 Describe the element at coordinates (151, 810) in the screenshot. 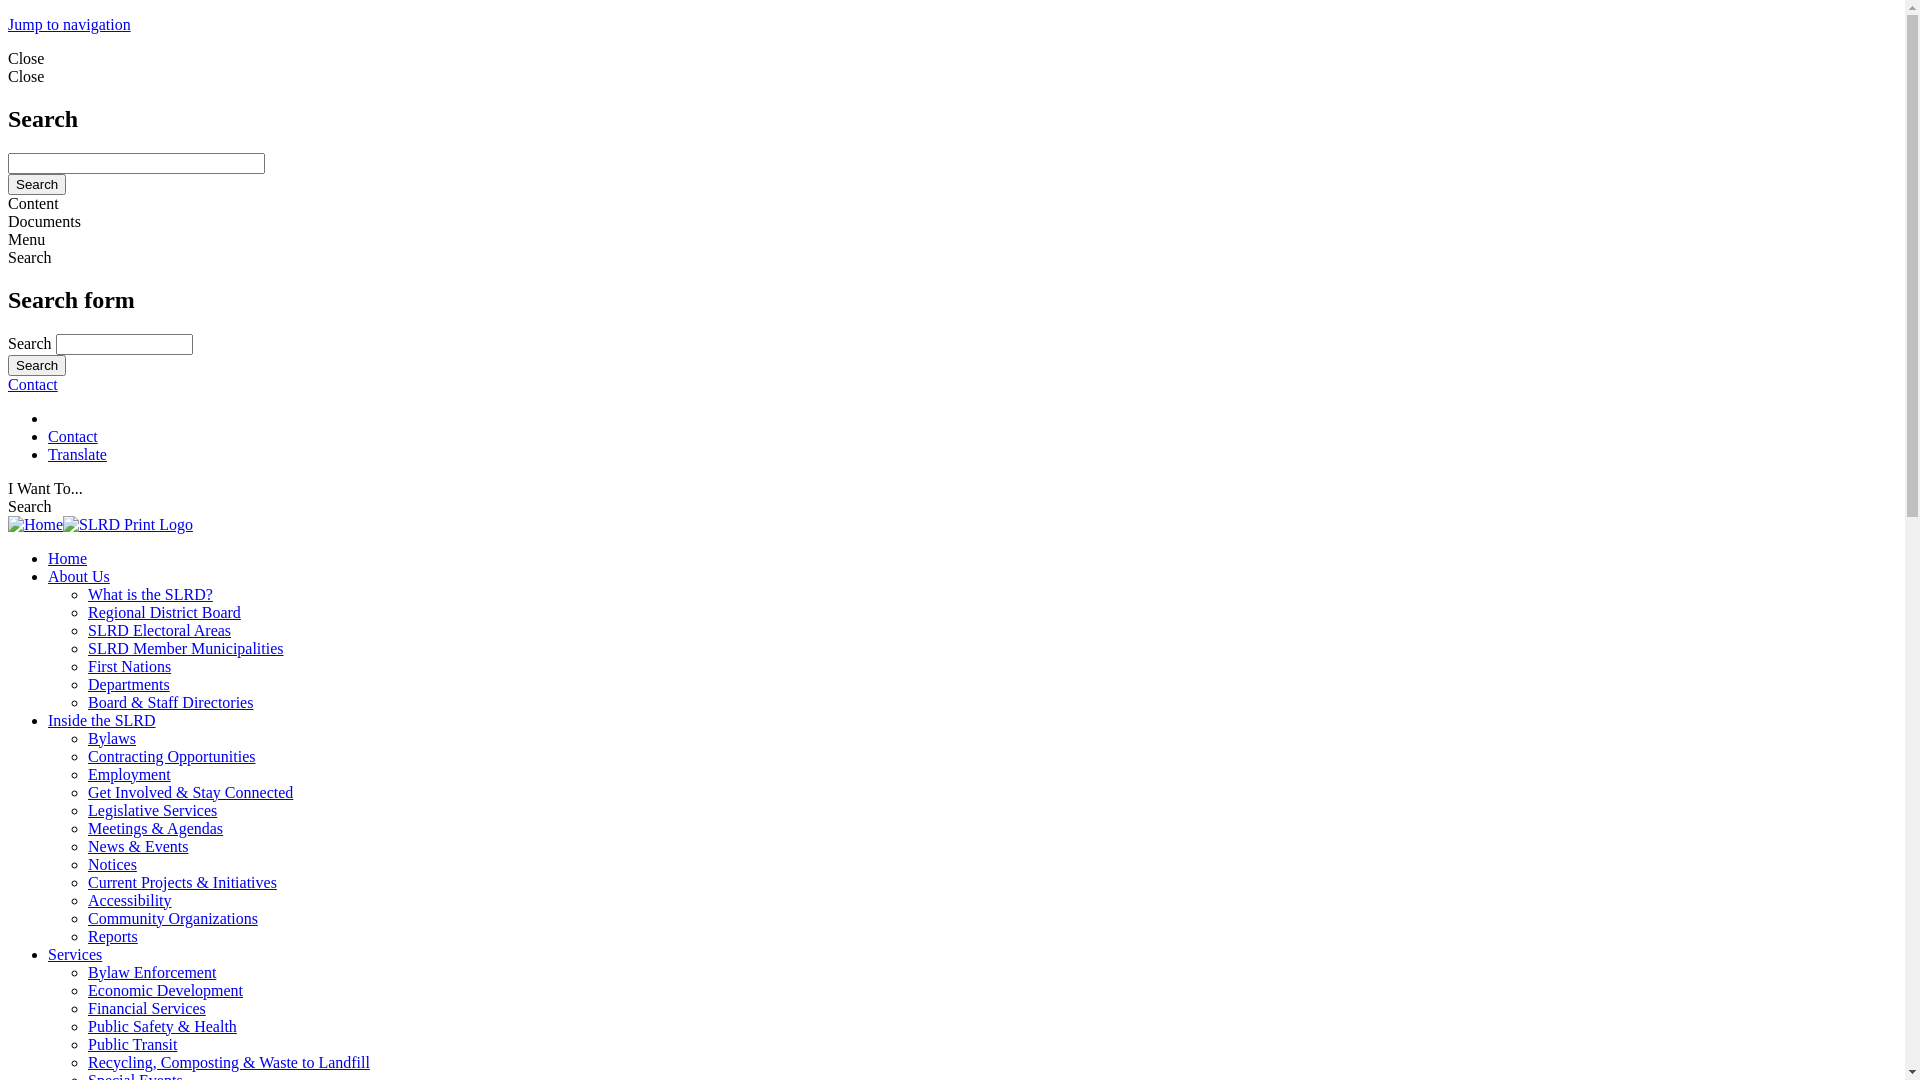

I see `'Legislative Services'` at that location.